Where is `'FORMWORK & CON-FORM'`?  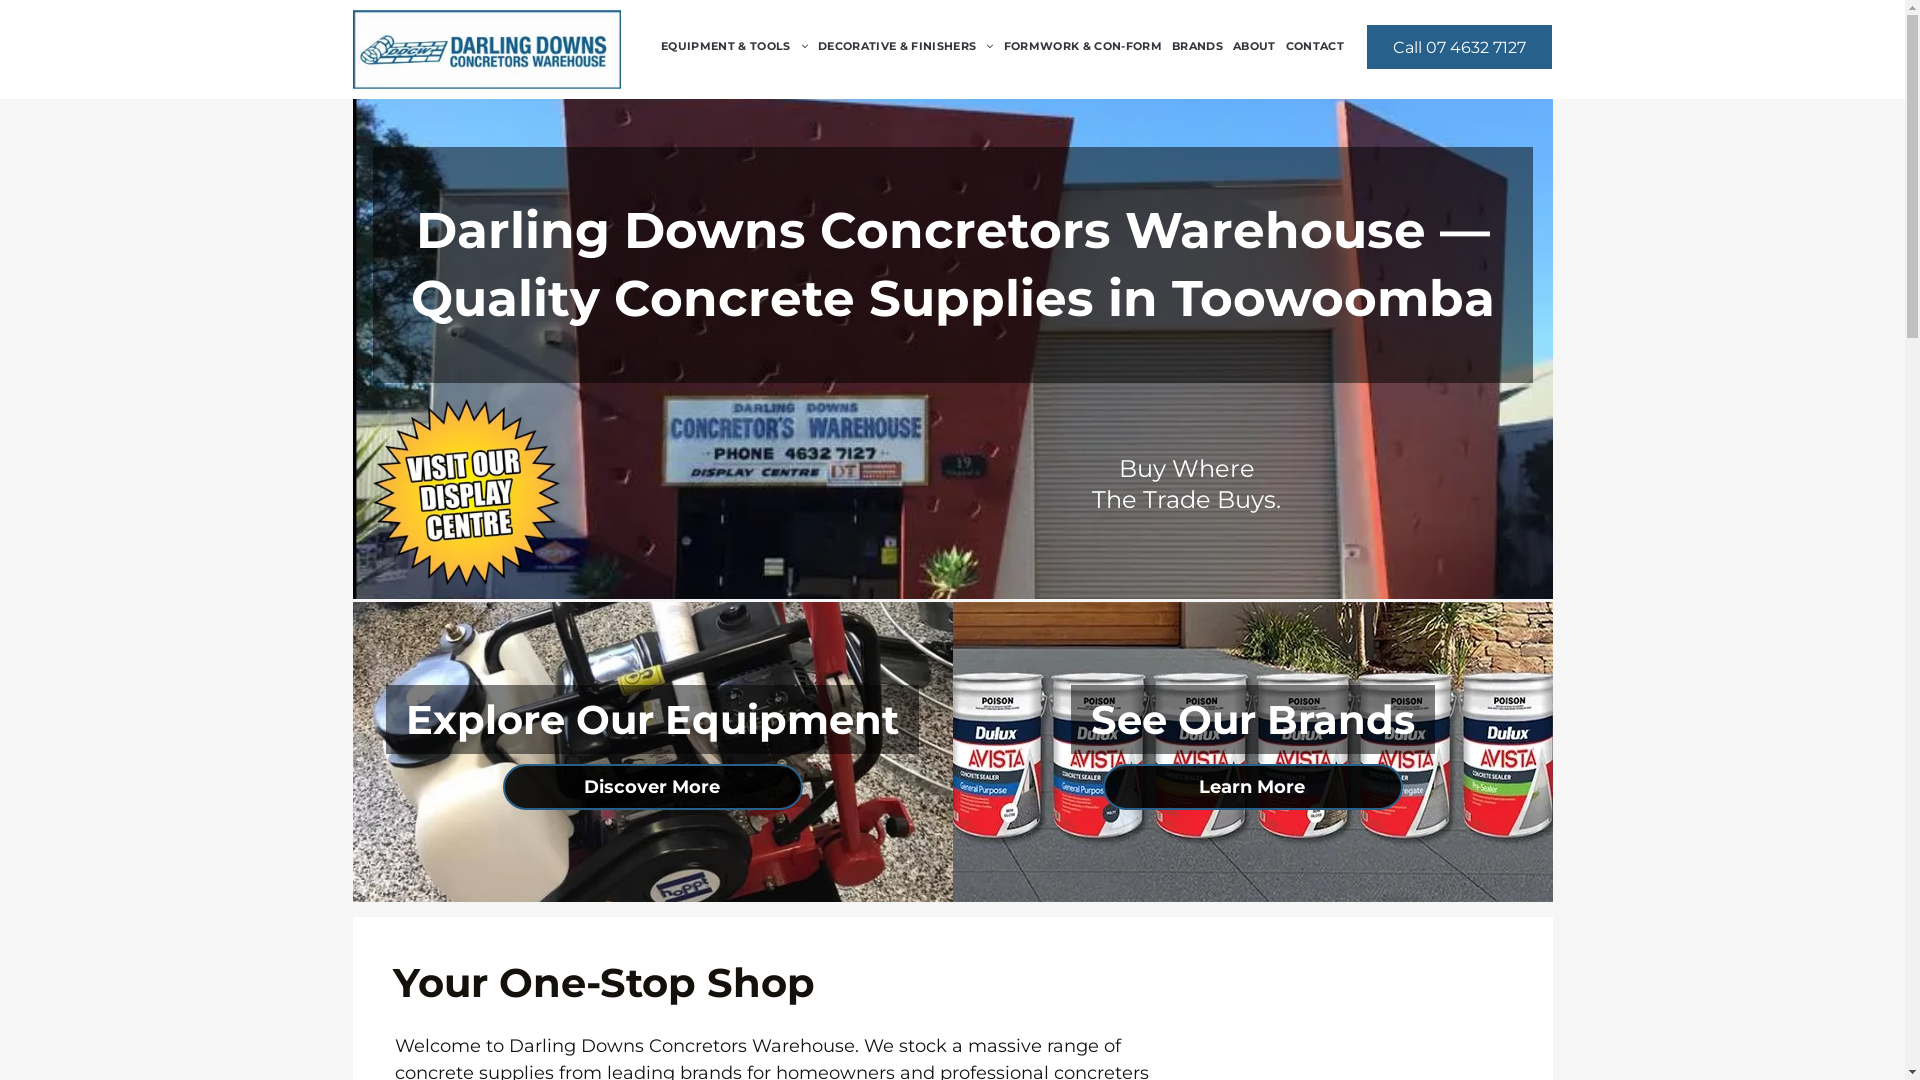
'FORMWORK & CON-FORM' is located at coordinates (1082, 45).